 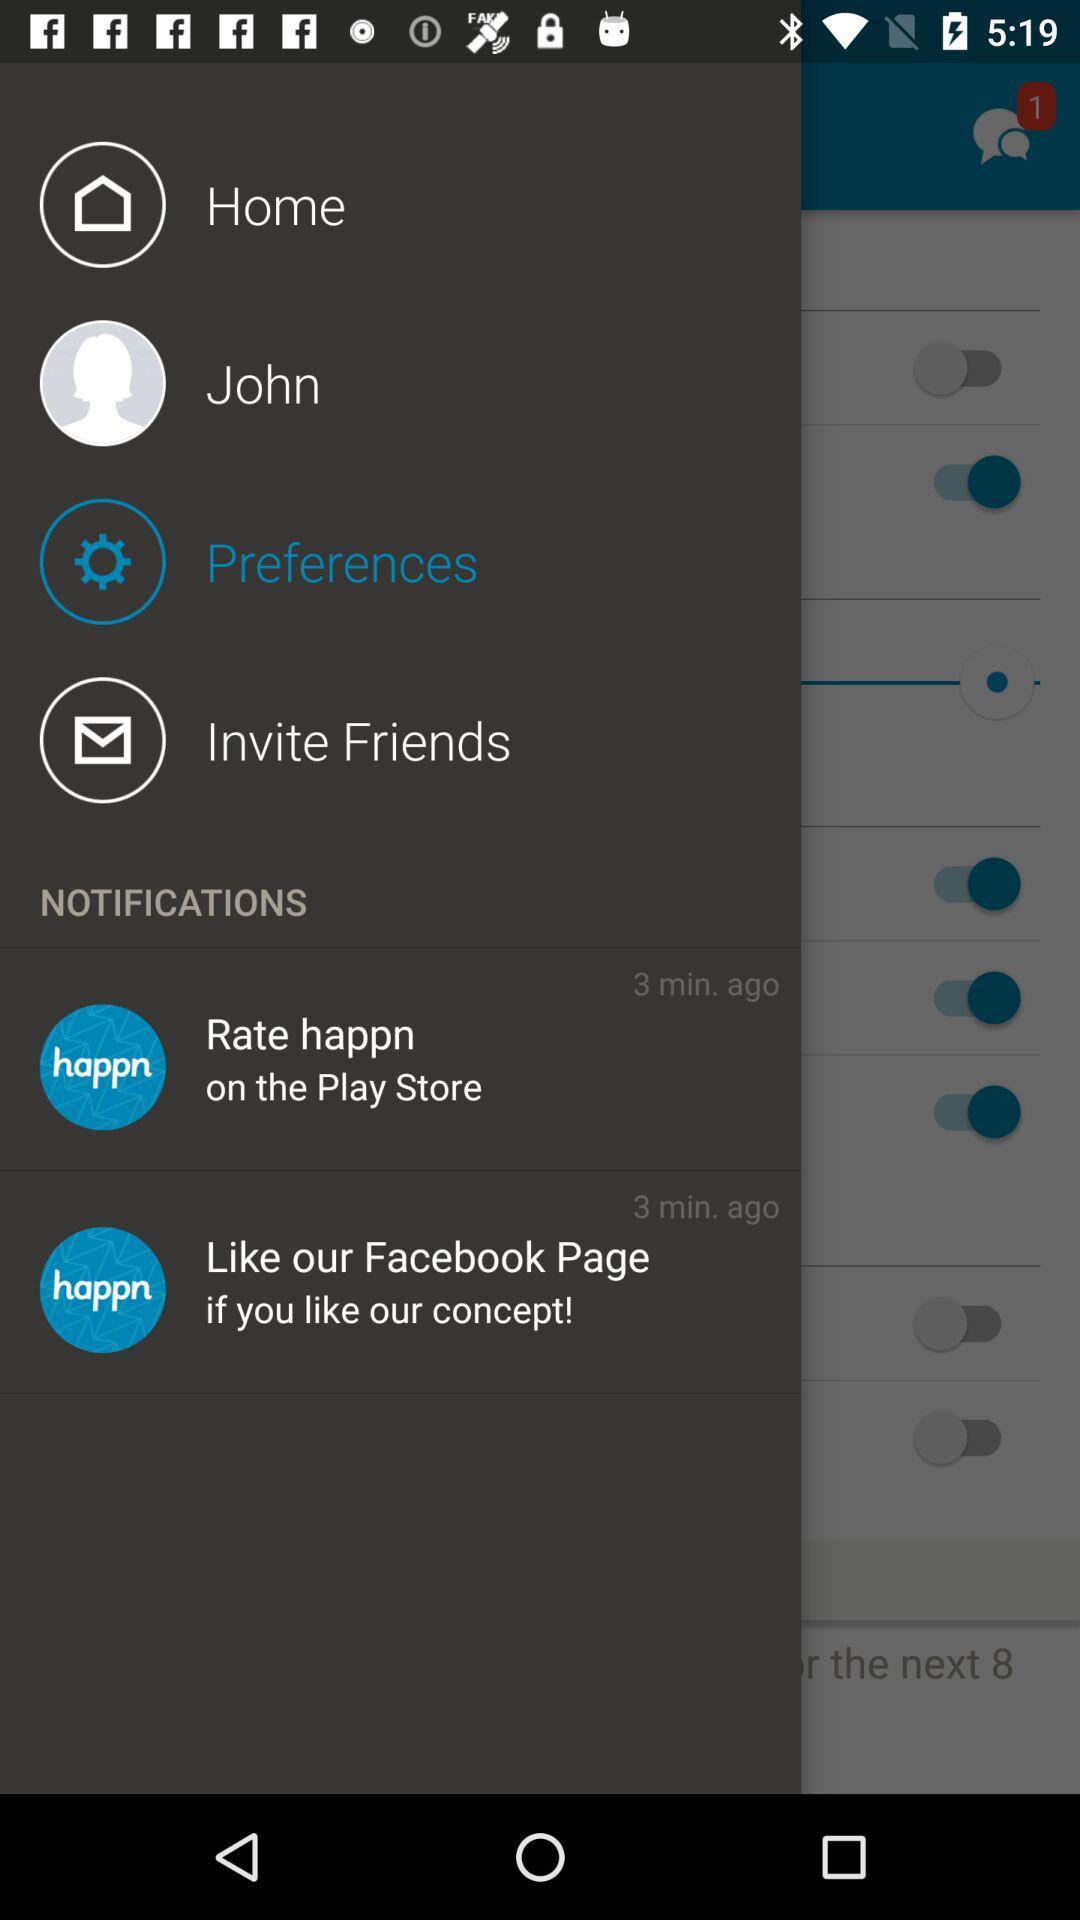 I want to click on sixth toggle switch, so click(x=966, y=1111).